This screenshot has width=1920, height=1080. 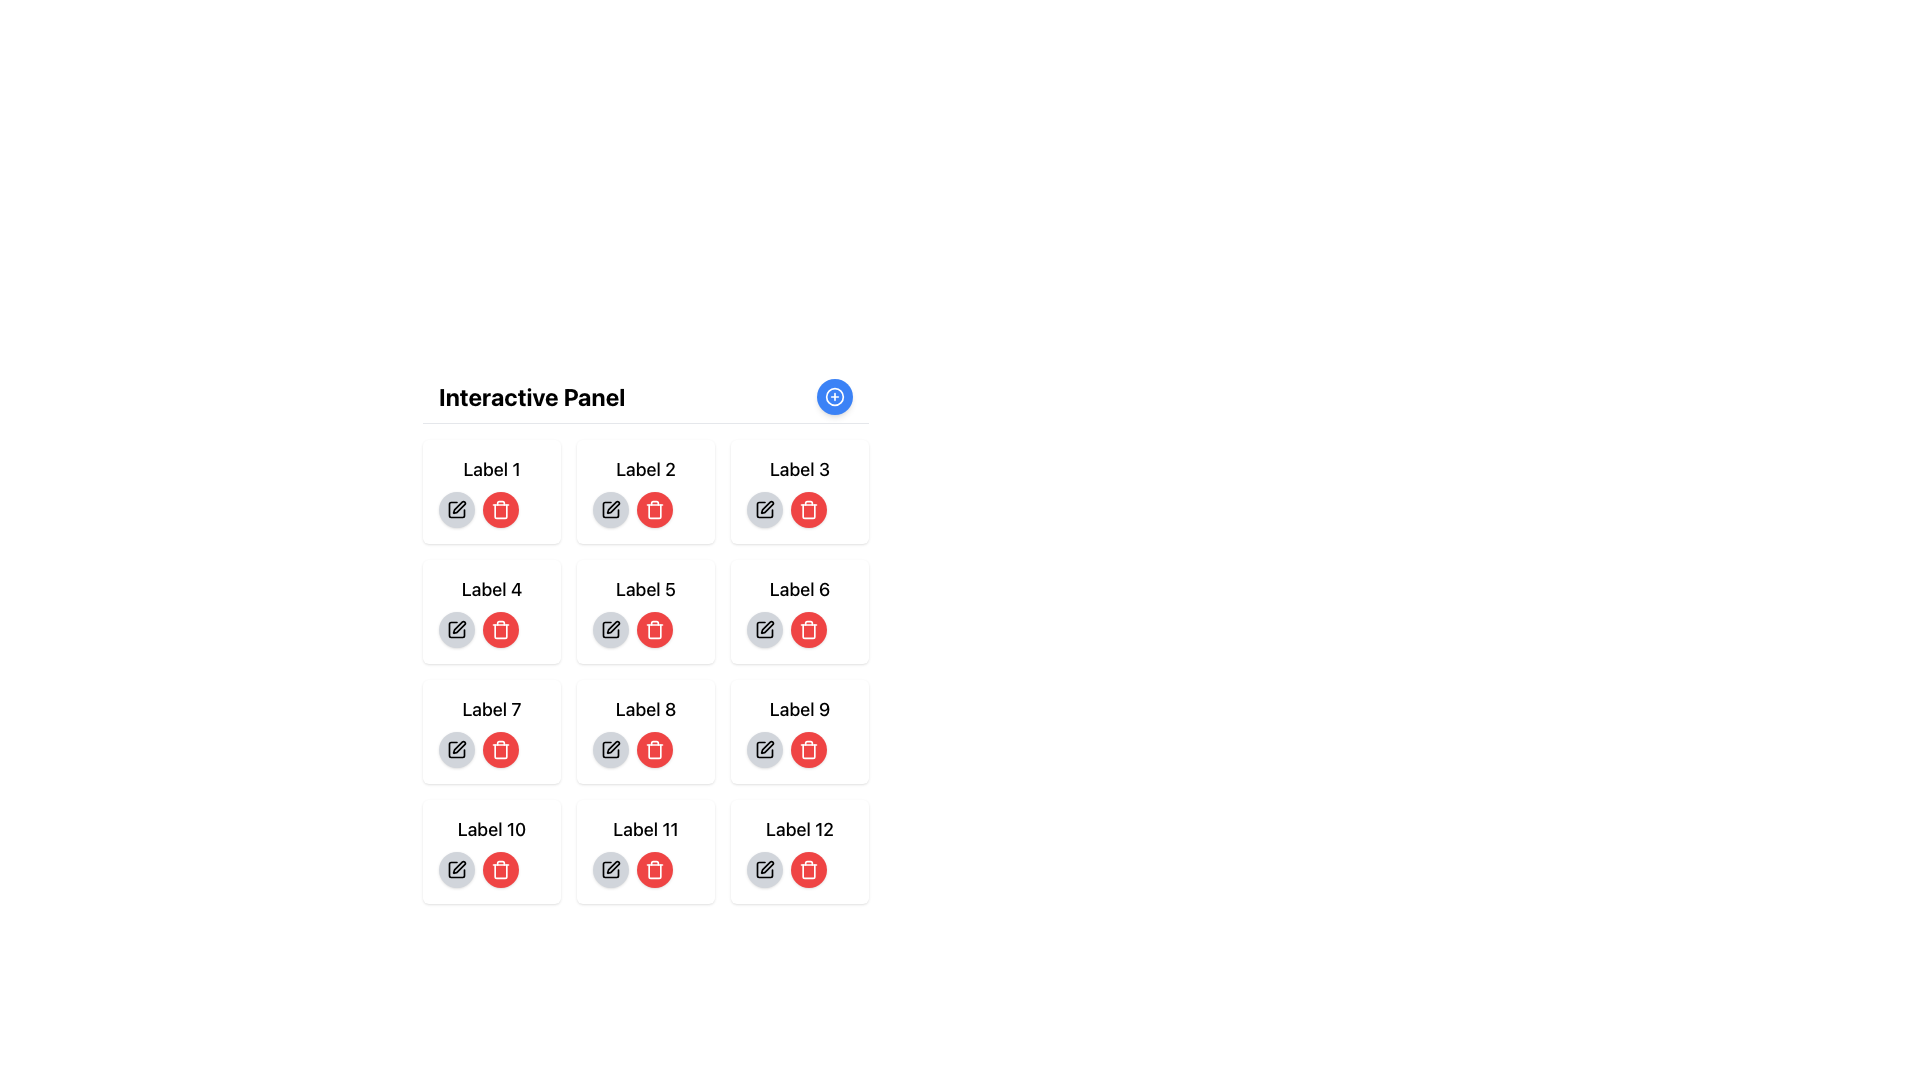 What do you see at coordinates (763, 749) in the screenshot?
I see `the circular button with a light gray background and a black edit icon in the center, located in the seventh column of the panel labeled 'Label 9'` at bounding box center [763, 749].